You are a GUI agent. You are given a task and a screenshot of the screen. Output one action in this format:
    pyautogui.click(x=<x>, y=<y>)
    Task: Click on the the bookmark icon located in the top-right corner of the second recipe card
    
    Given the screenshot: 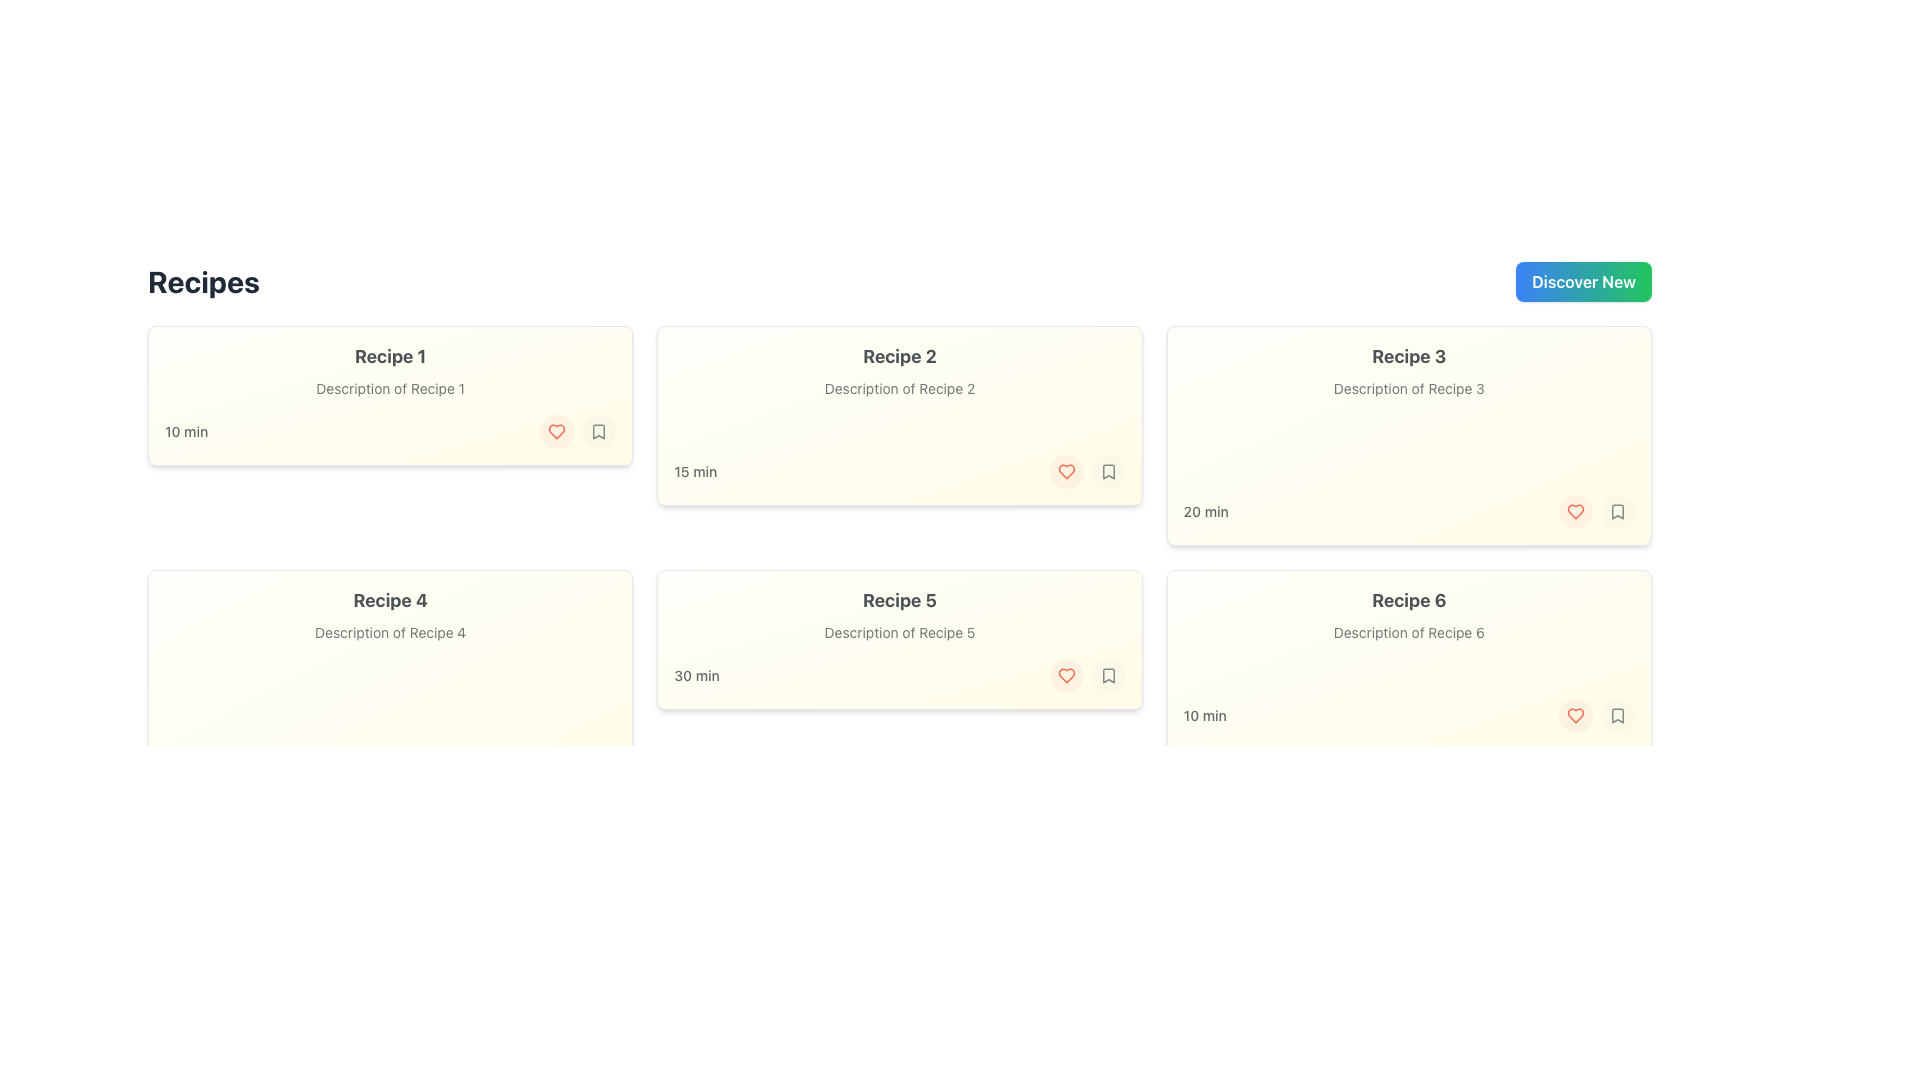 What is the action you would take?
    pyautogui.click(x=1107, y=471)
    